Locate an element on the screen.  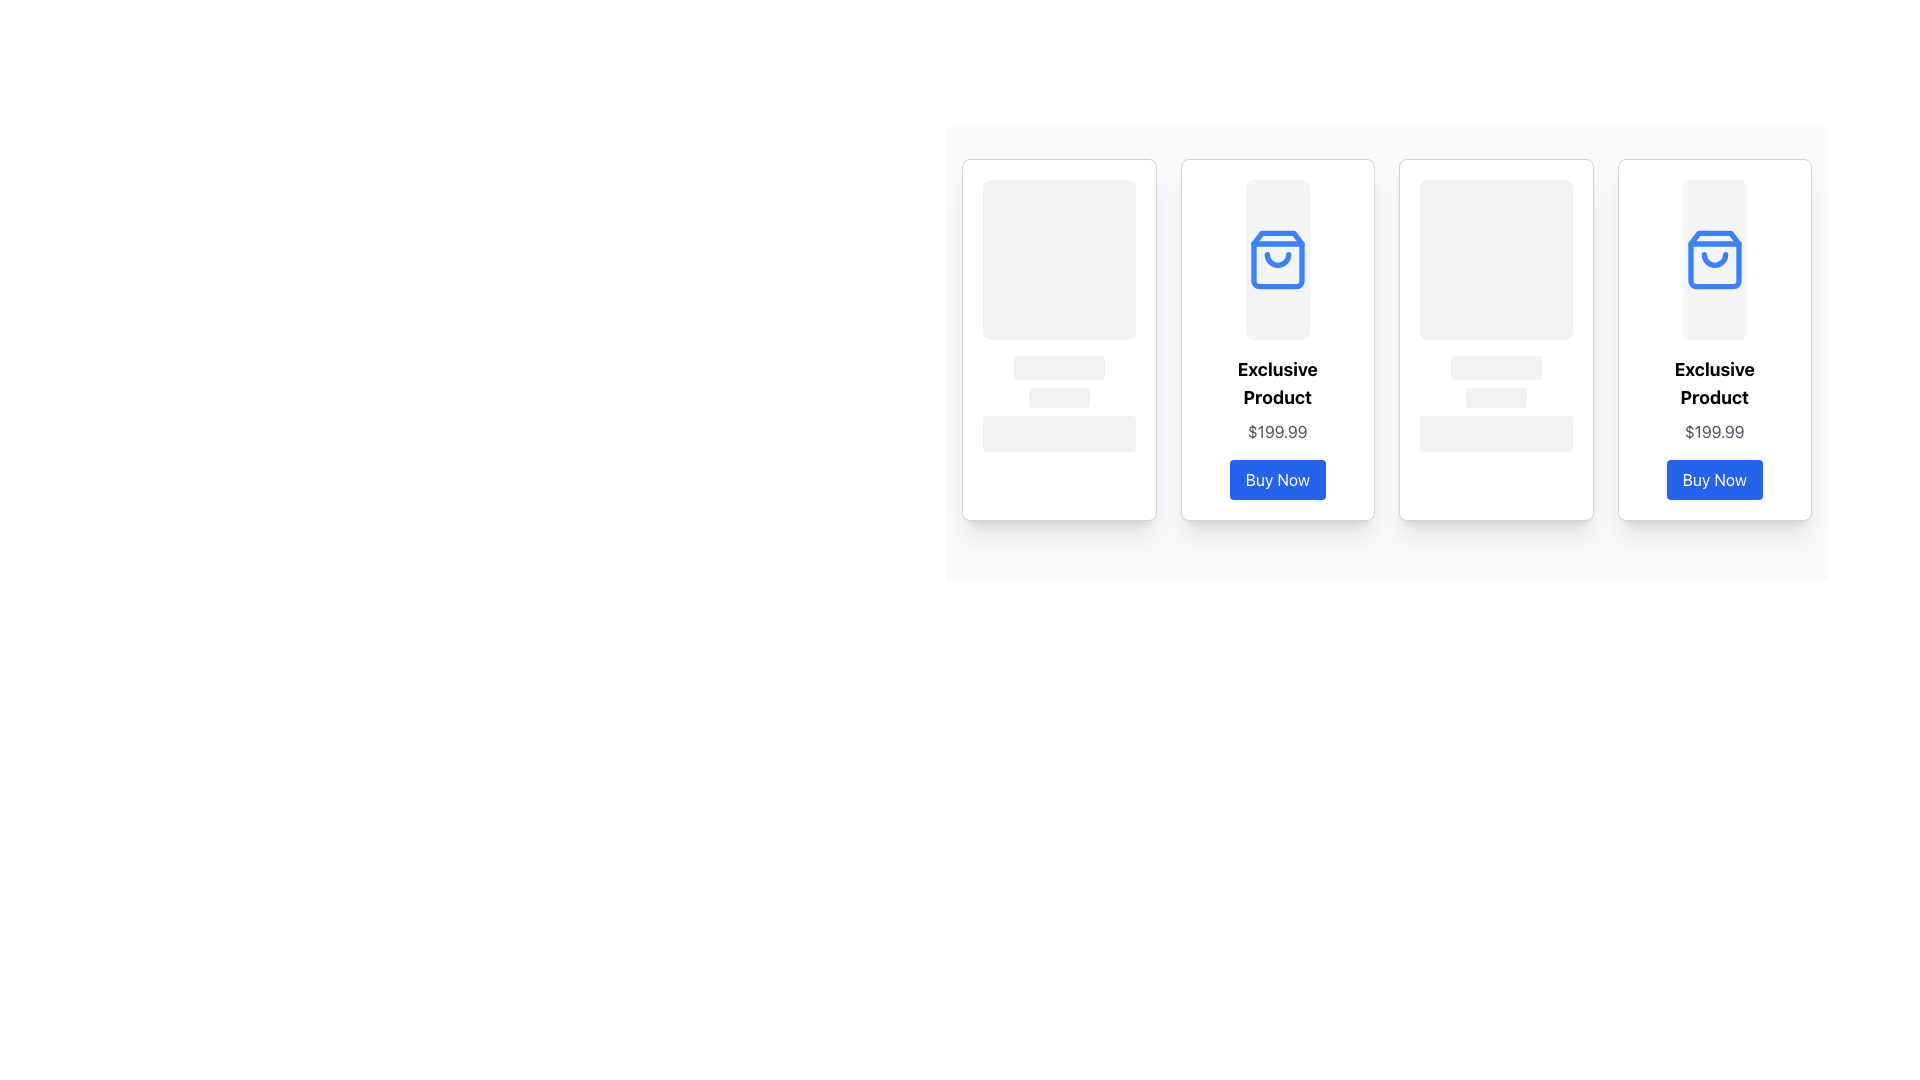
the blue shopping bag icon with rounded edges located in the rightmost card of the second row, positioned near the top center of the card is located at coordinates (1713, 258).